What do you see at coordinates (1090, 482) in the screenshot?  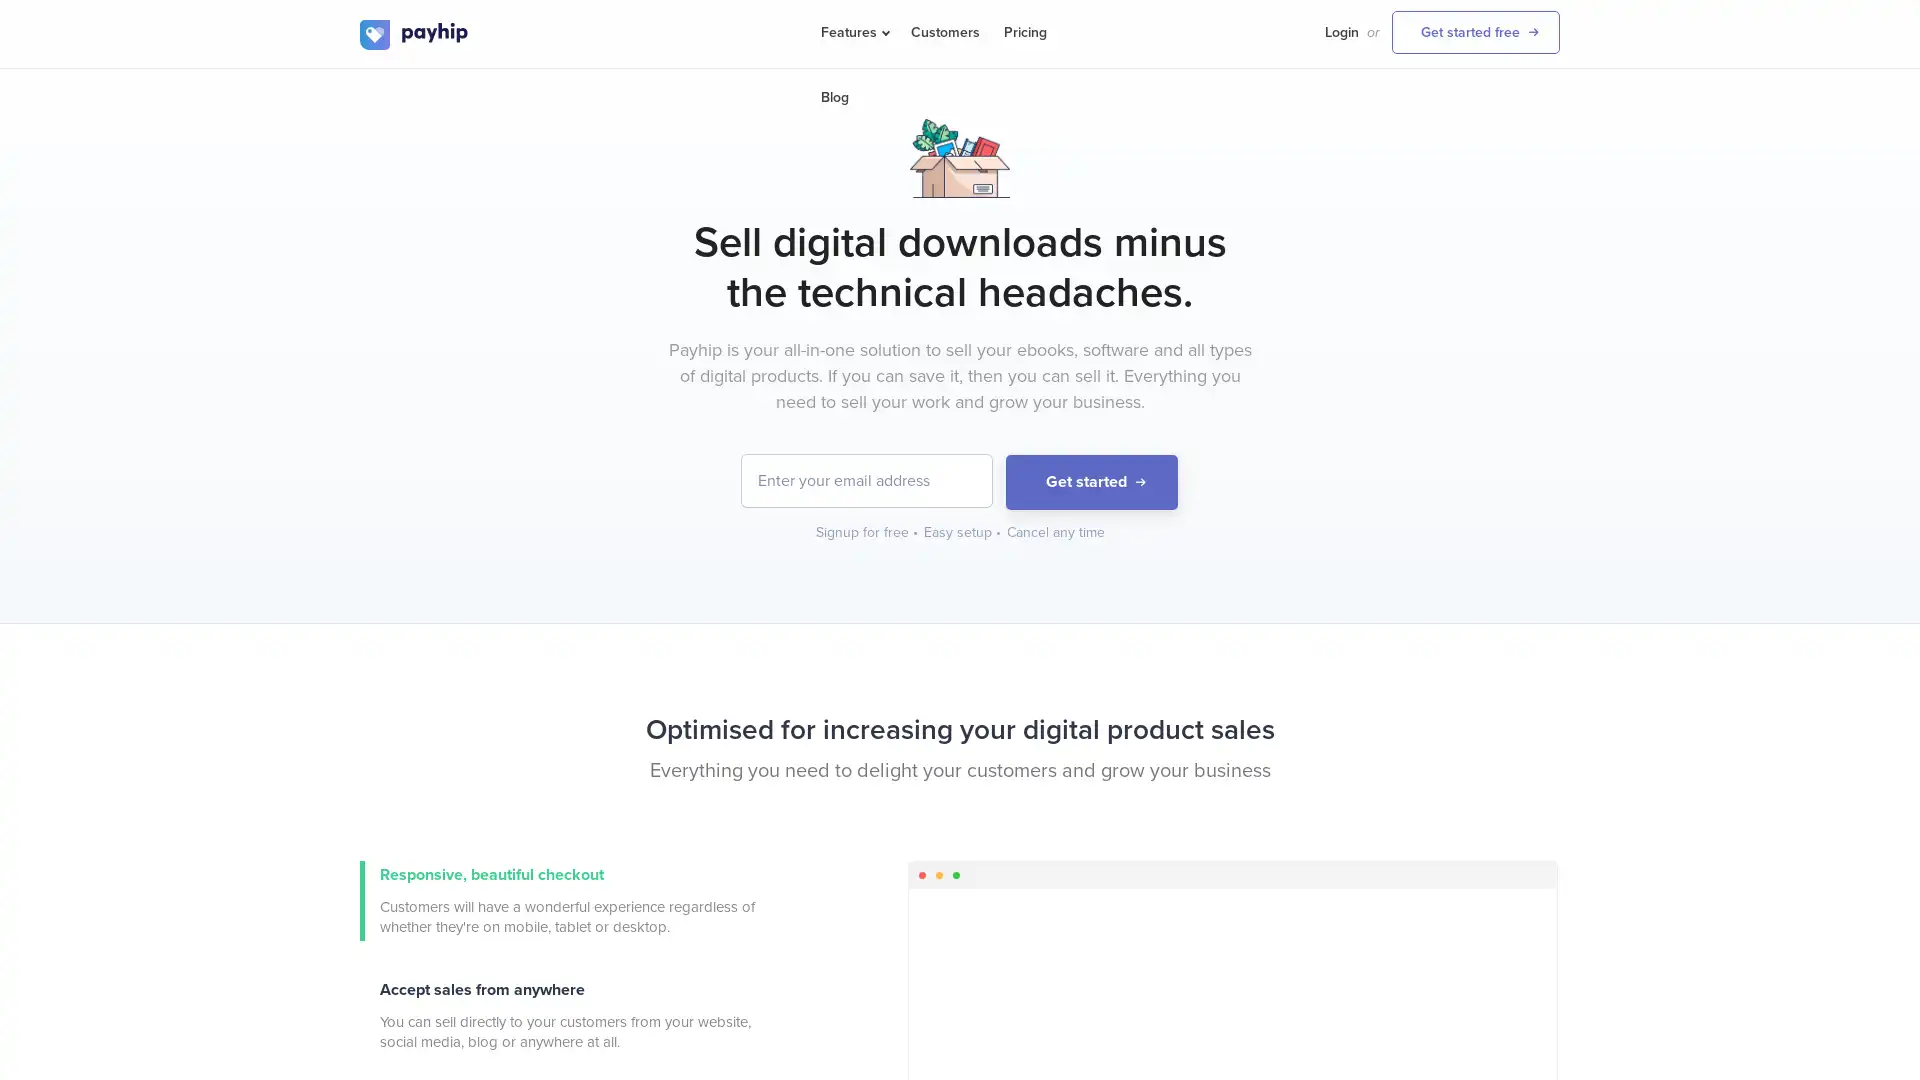 I see `Get started` at bounding box center [1090, 482].